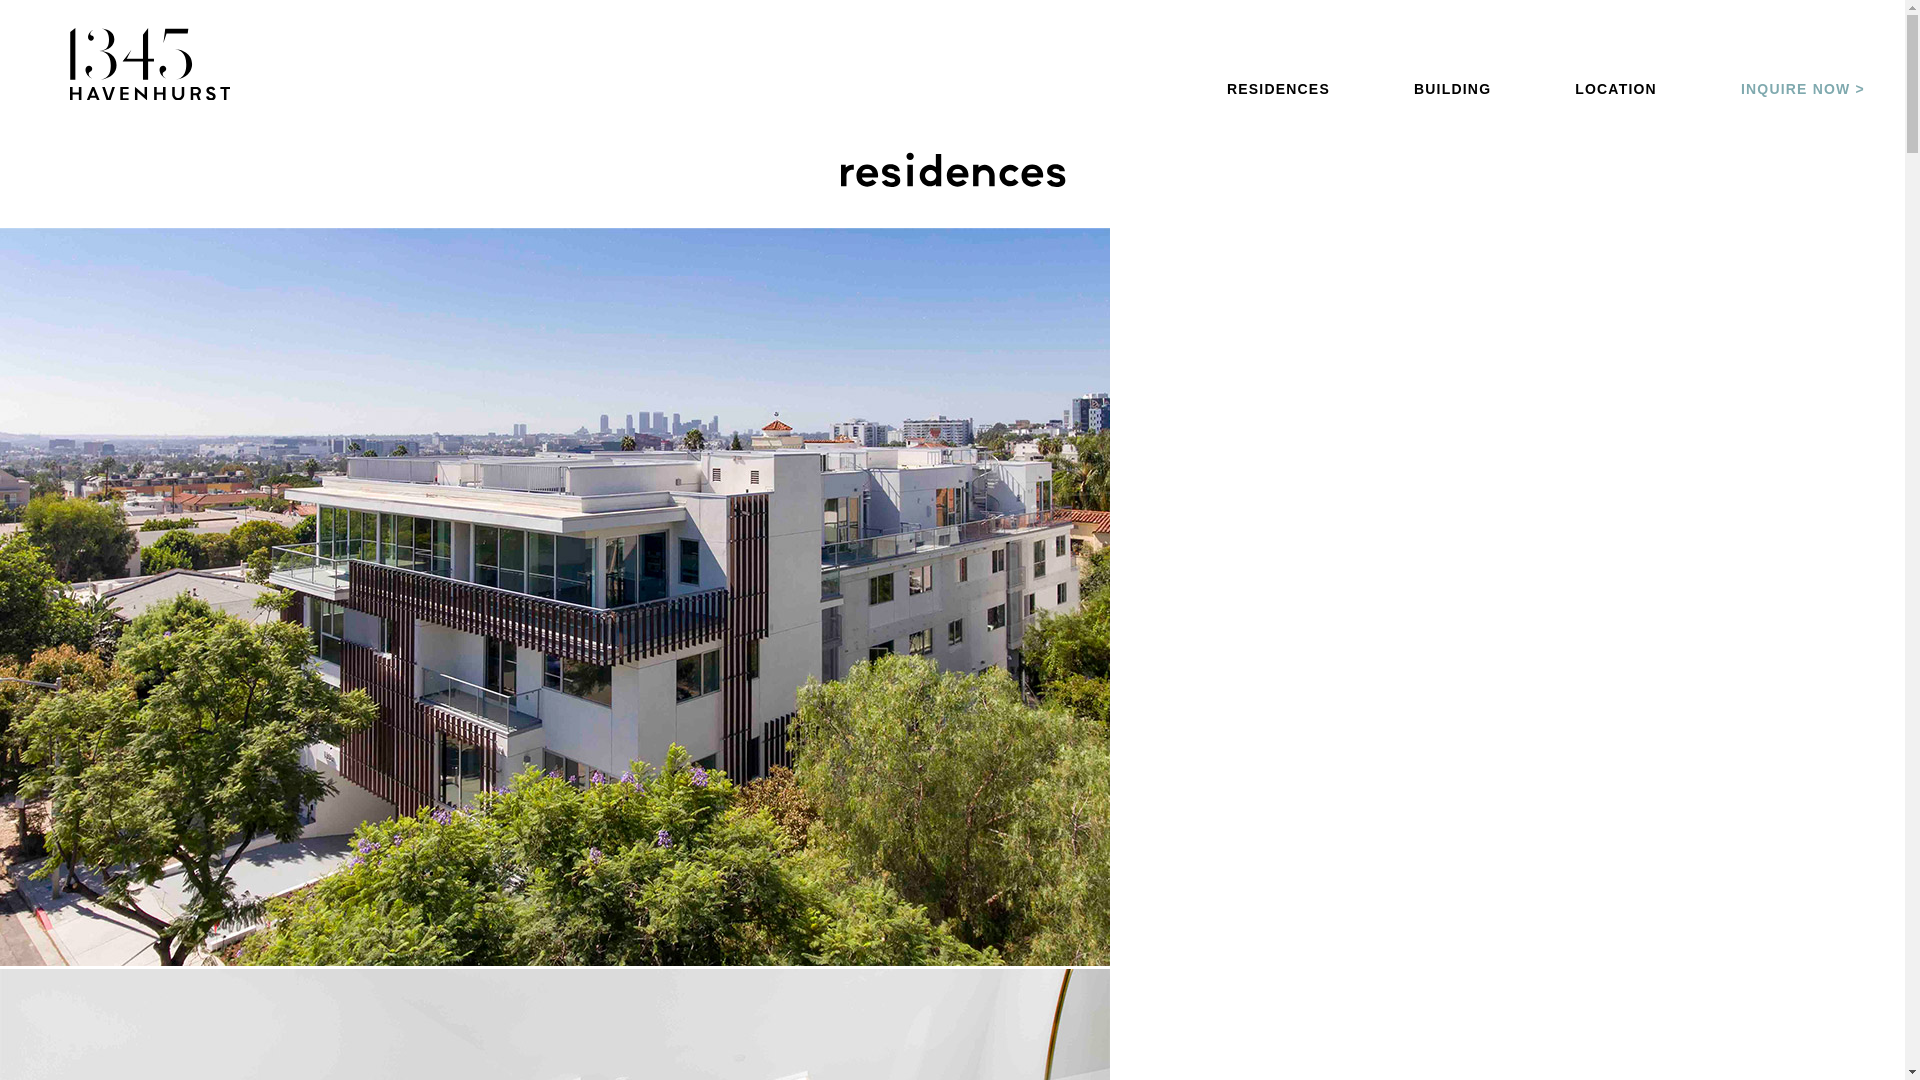  I want to click on 'INQUIRE NOW >', so click(1803, 87).